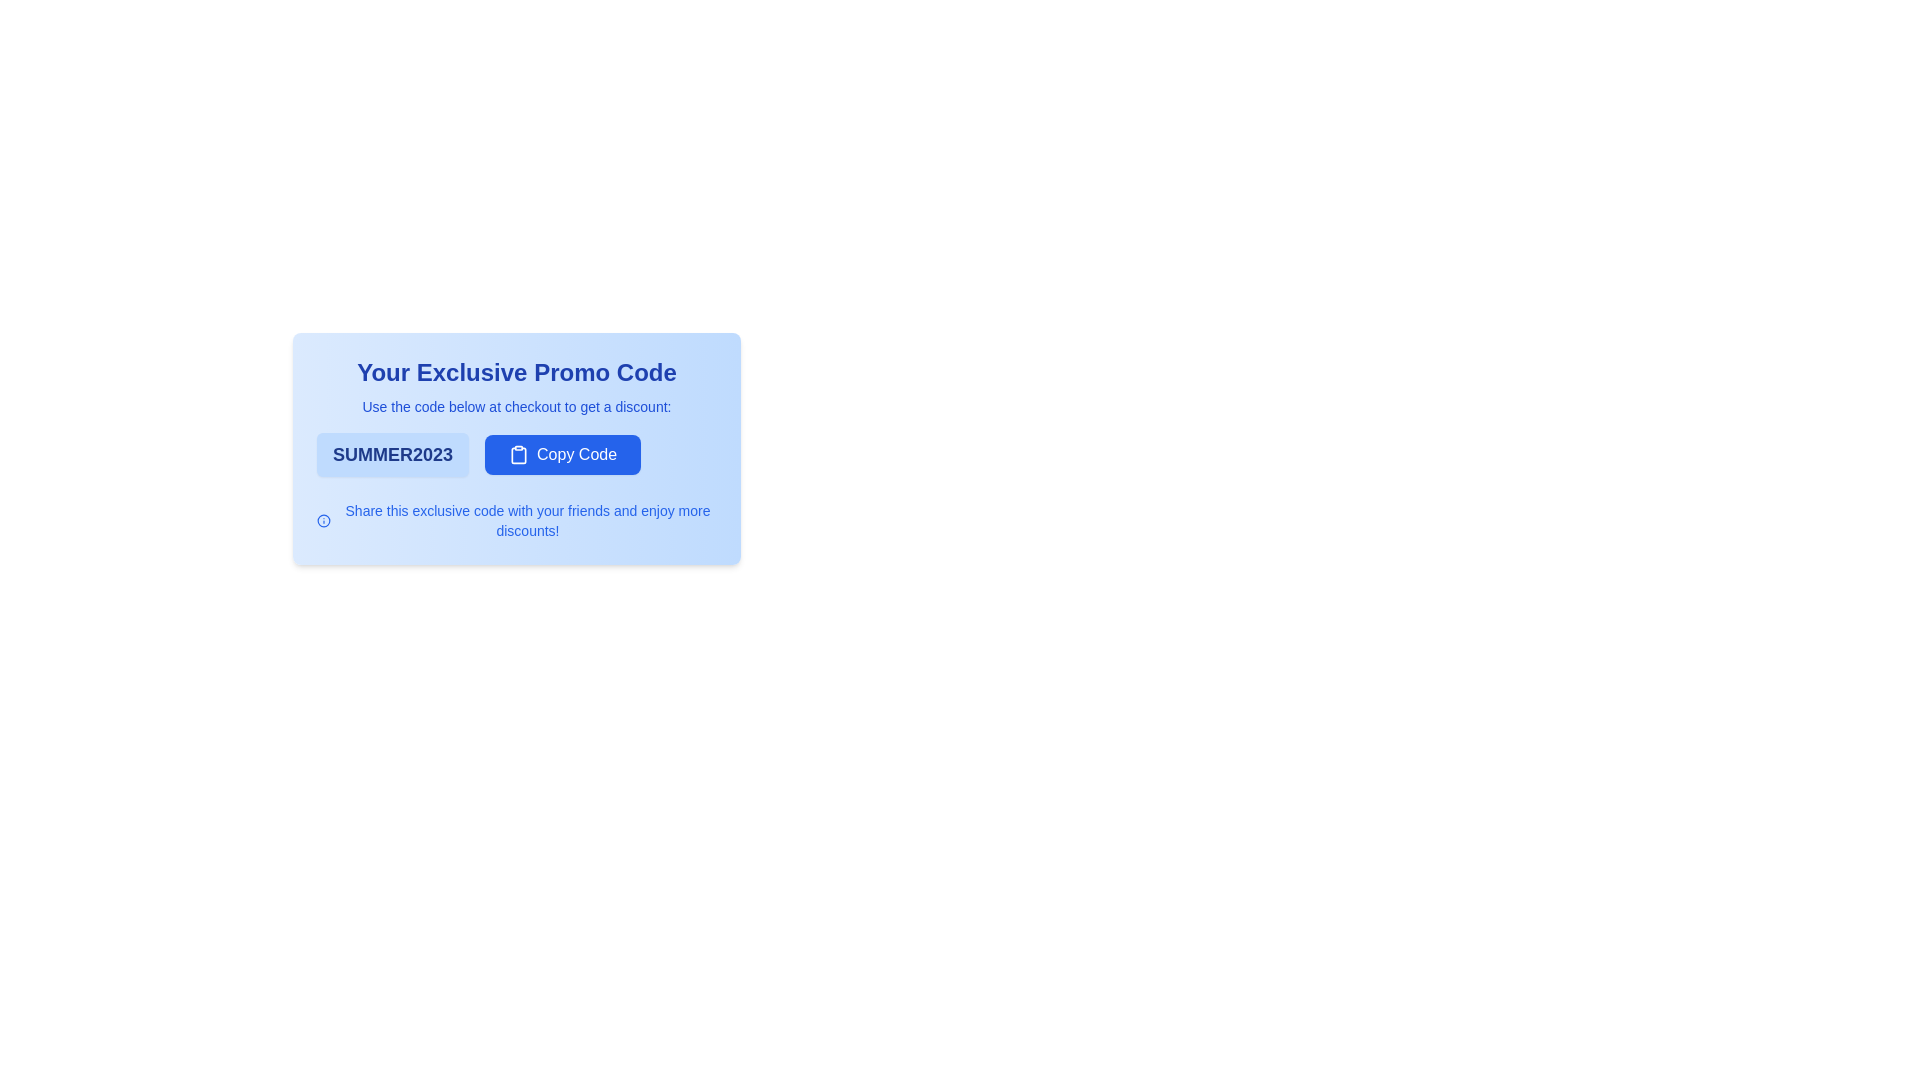  I want to click on the text displaying the message 'Share this exclusive code with your friends and enjoy more discounts!' located at the bottom of the promotional card, so click(517, 519).